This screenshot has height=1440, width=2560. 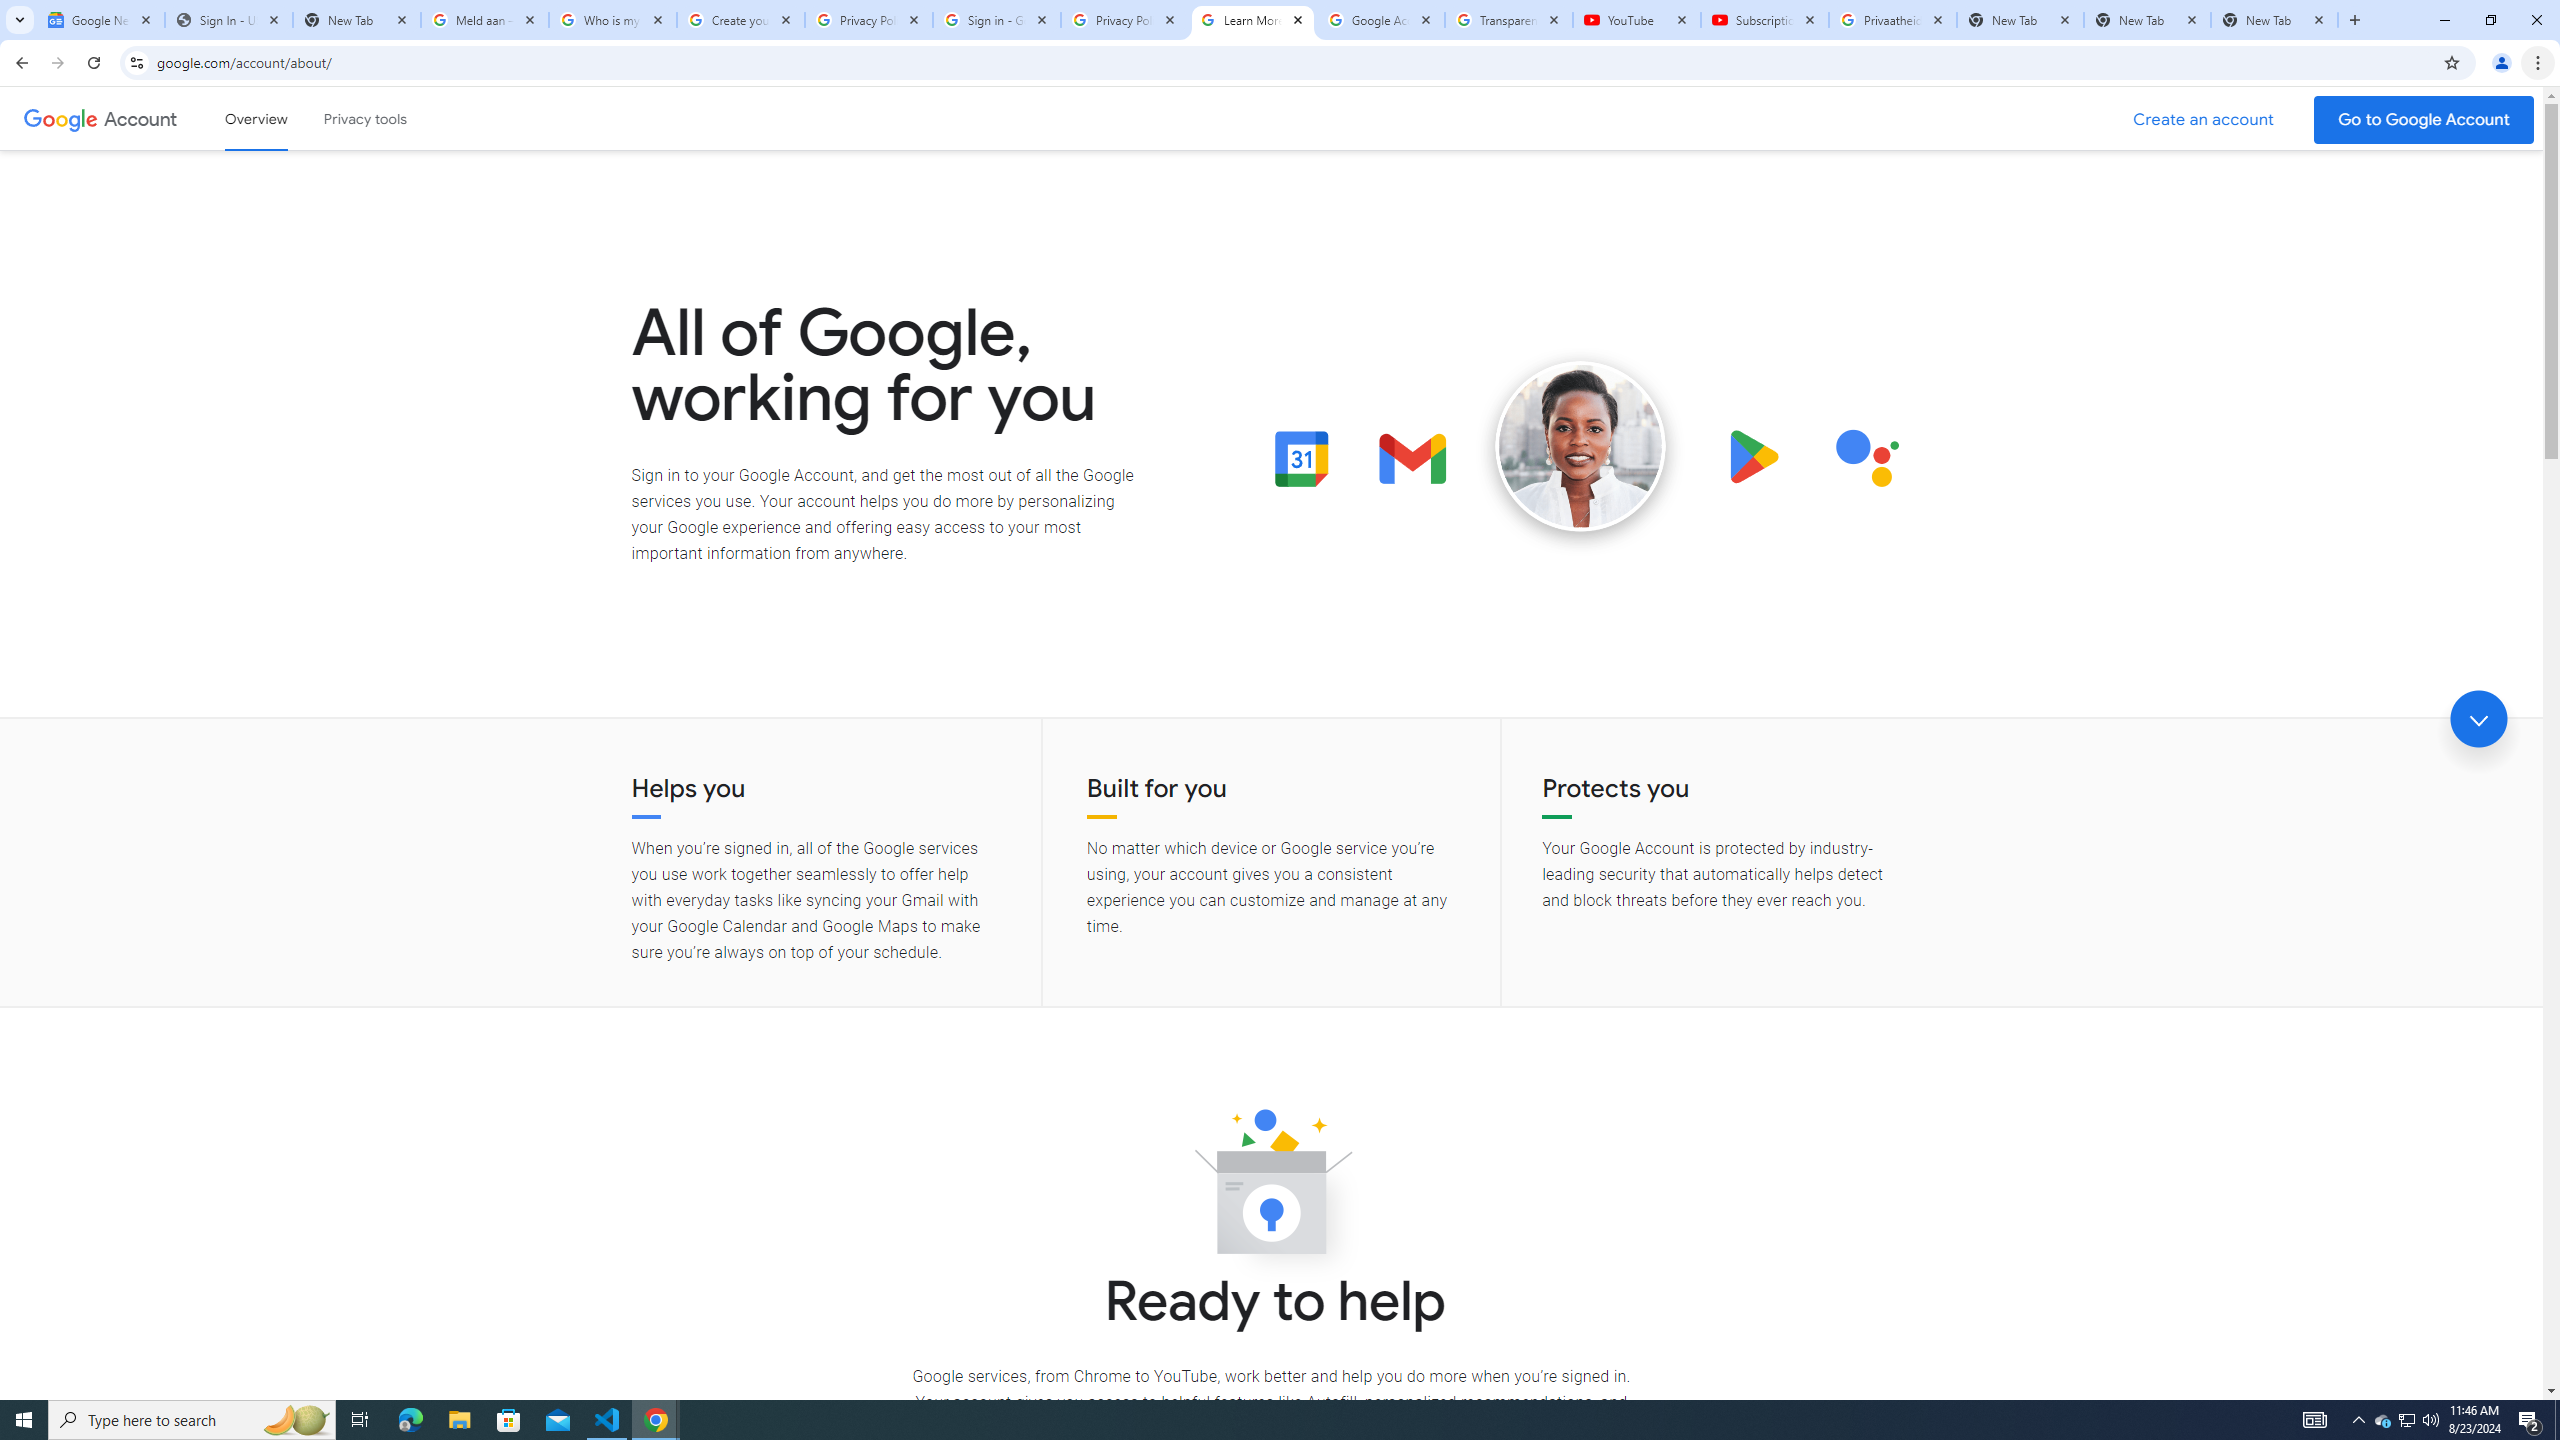 I want to click on 'Jump link', so click(x=2478, y=719).